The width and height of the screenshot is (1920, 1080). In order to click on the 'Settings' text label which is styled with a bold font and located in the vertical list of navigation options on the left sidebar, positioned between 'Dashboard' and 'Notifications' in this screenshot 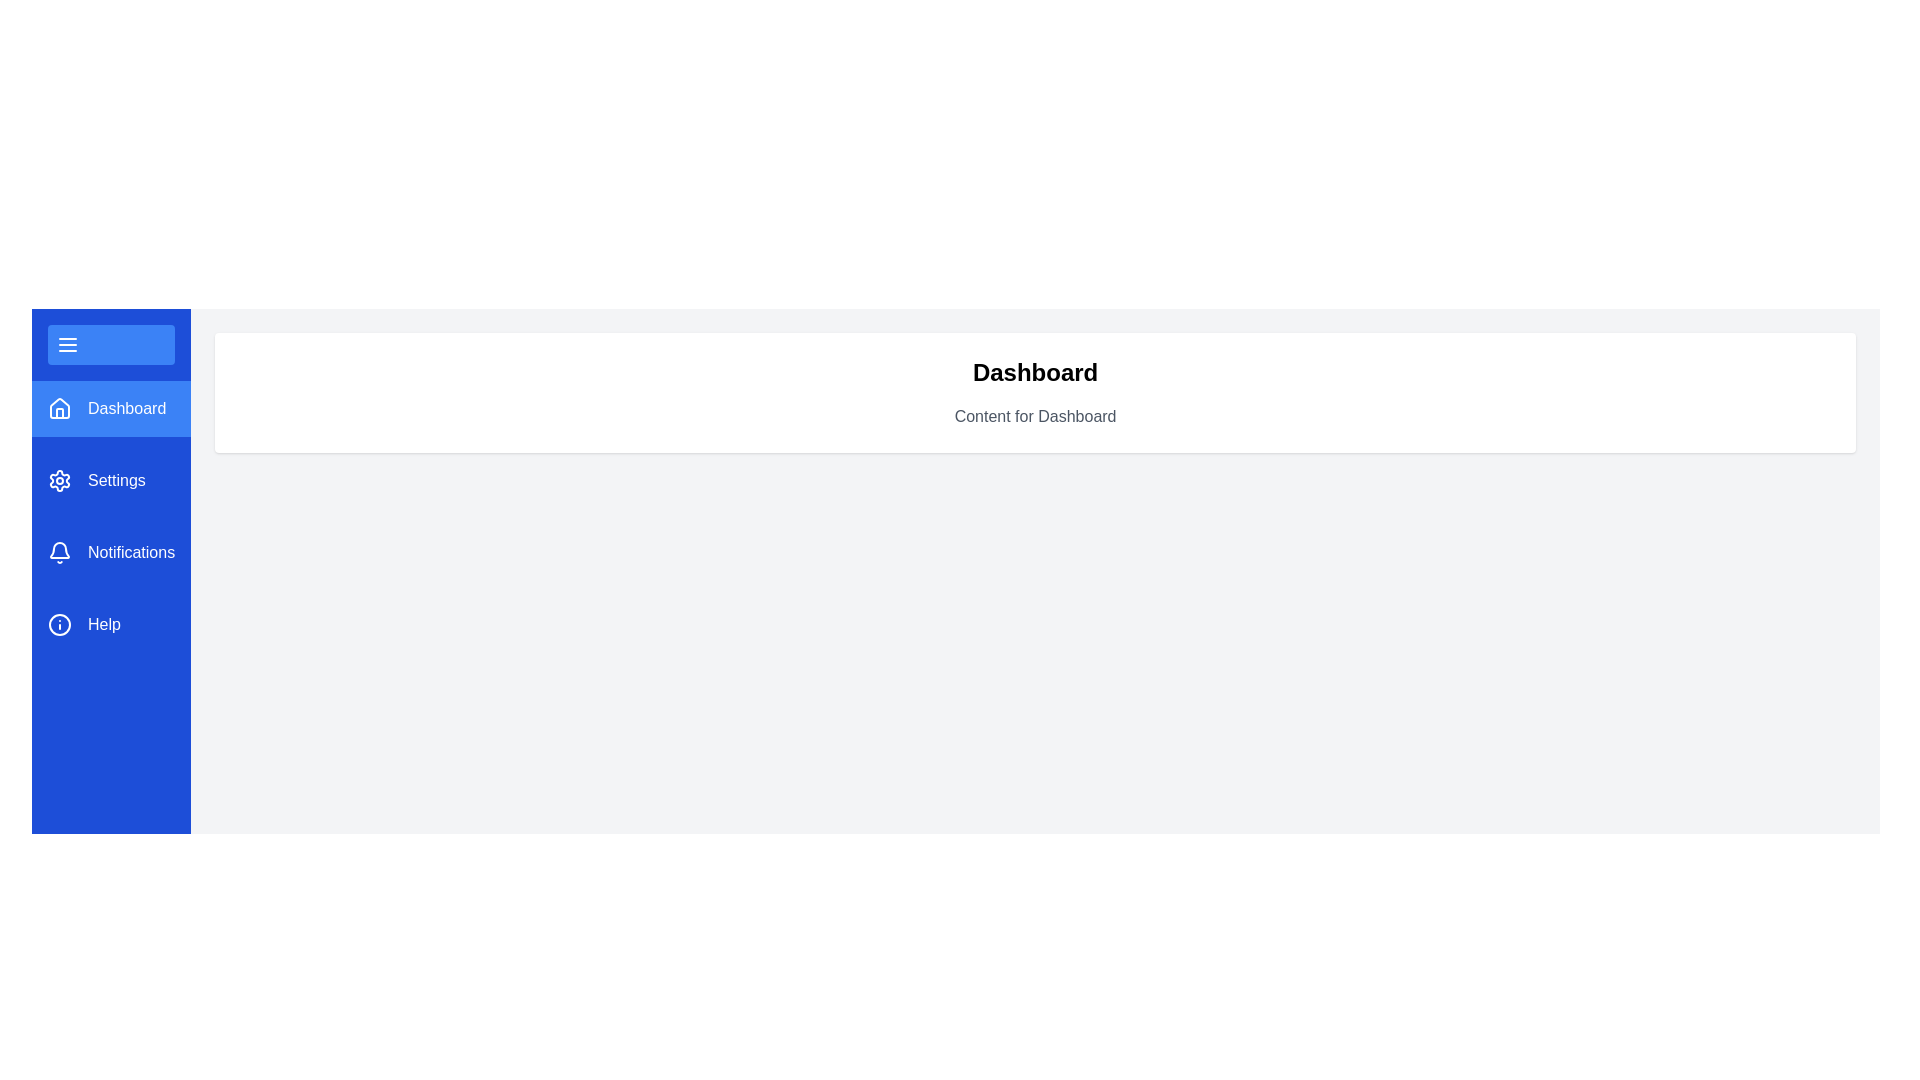, I will do `click(115, 481)`.